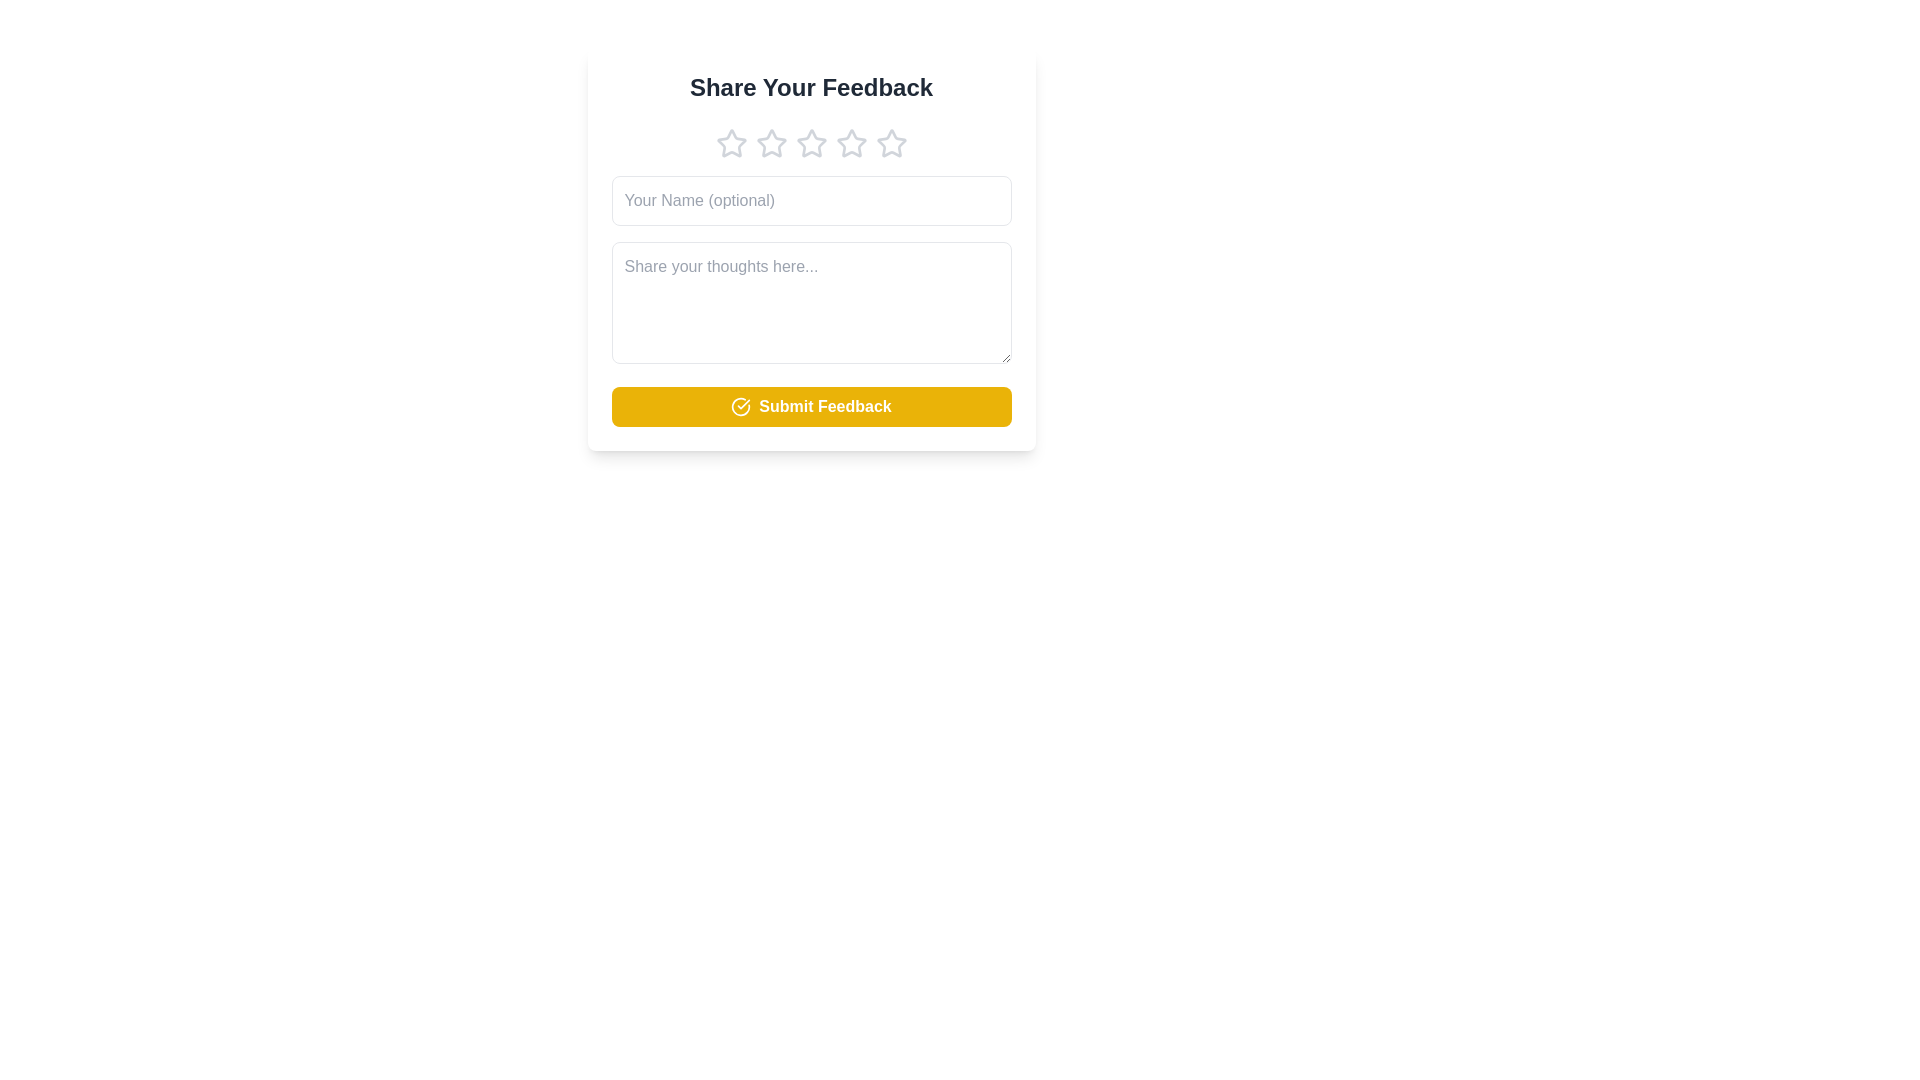  What do you see at coordinates (740, 406) in the screenshot?
I see `the feedback submission icon located to the left of the text label within the 'Submit Feedback' button` at bounding box center [740, 406].